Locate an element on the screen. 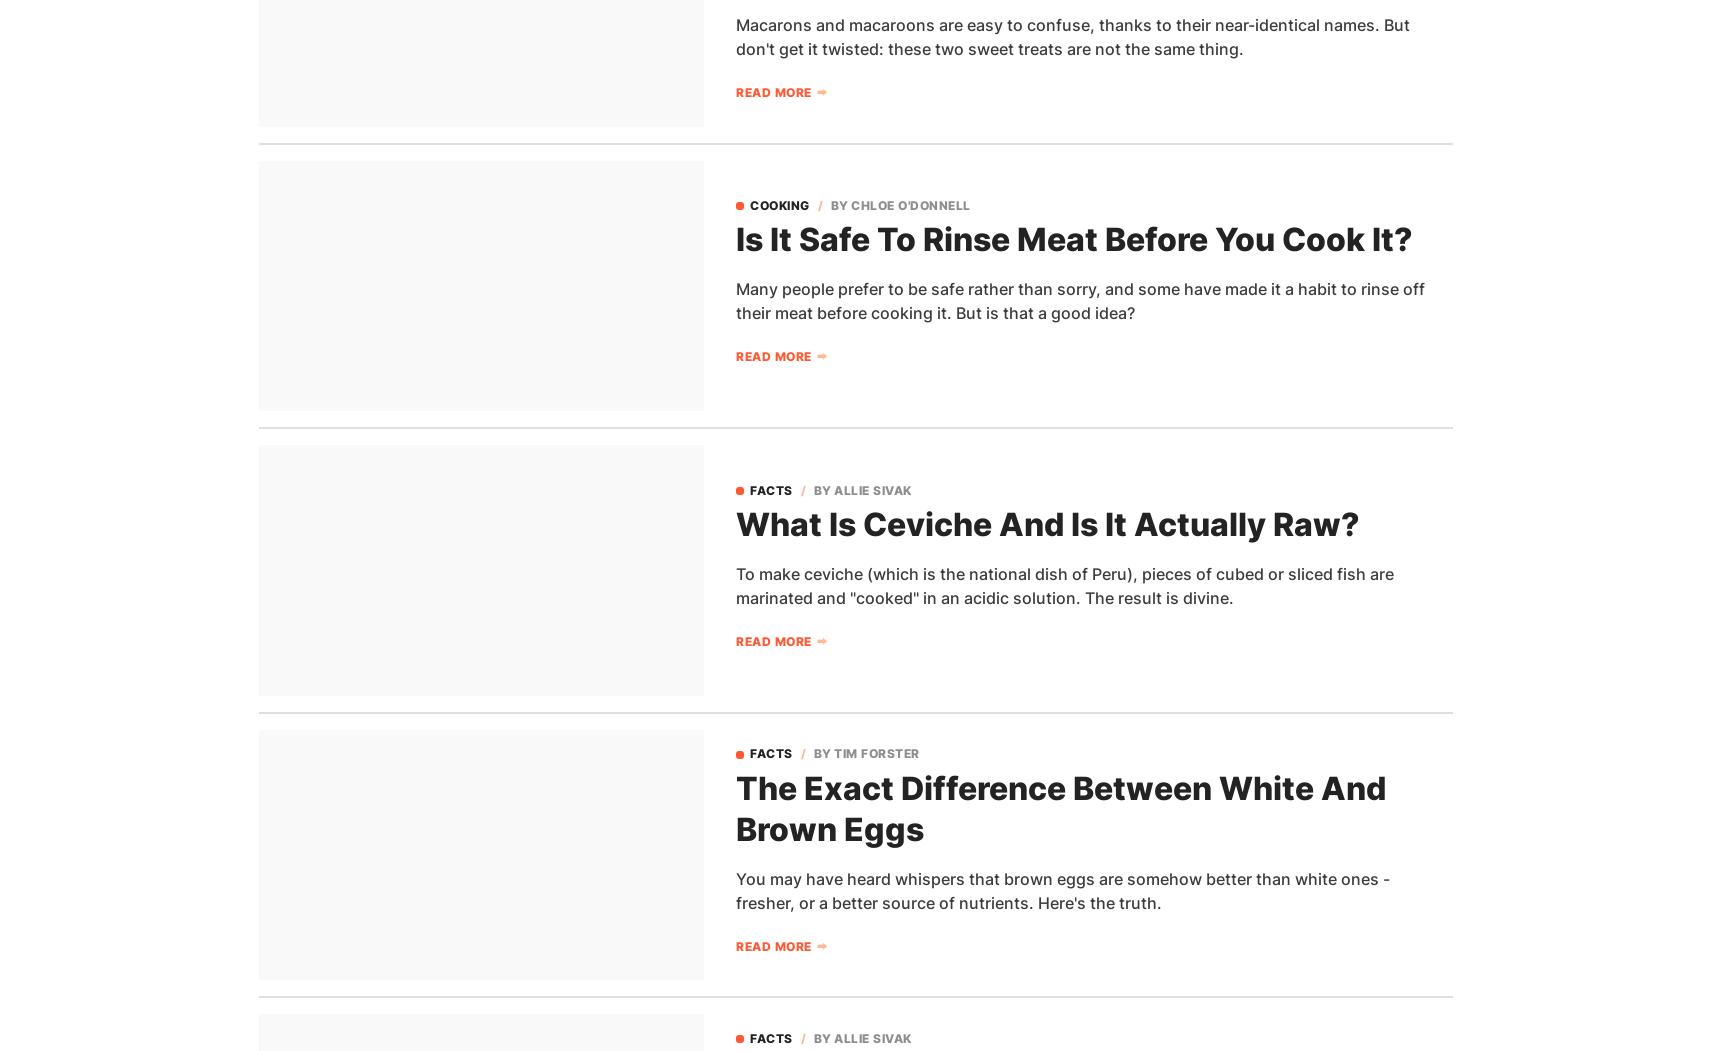 This screenshot has width=1711, height=1051. 'The Exact Difference Between White And Brown Eggs' is located at coordinates (735, 807).